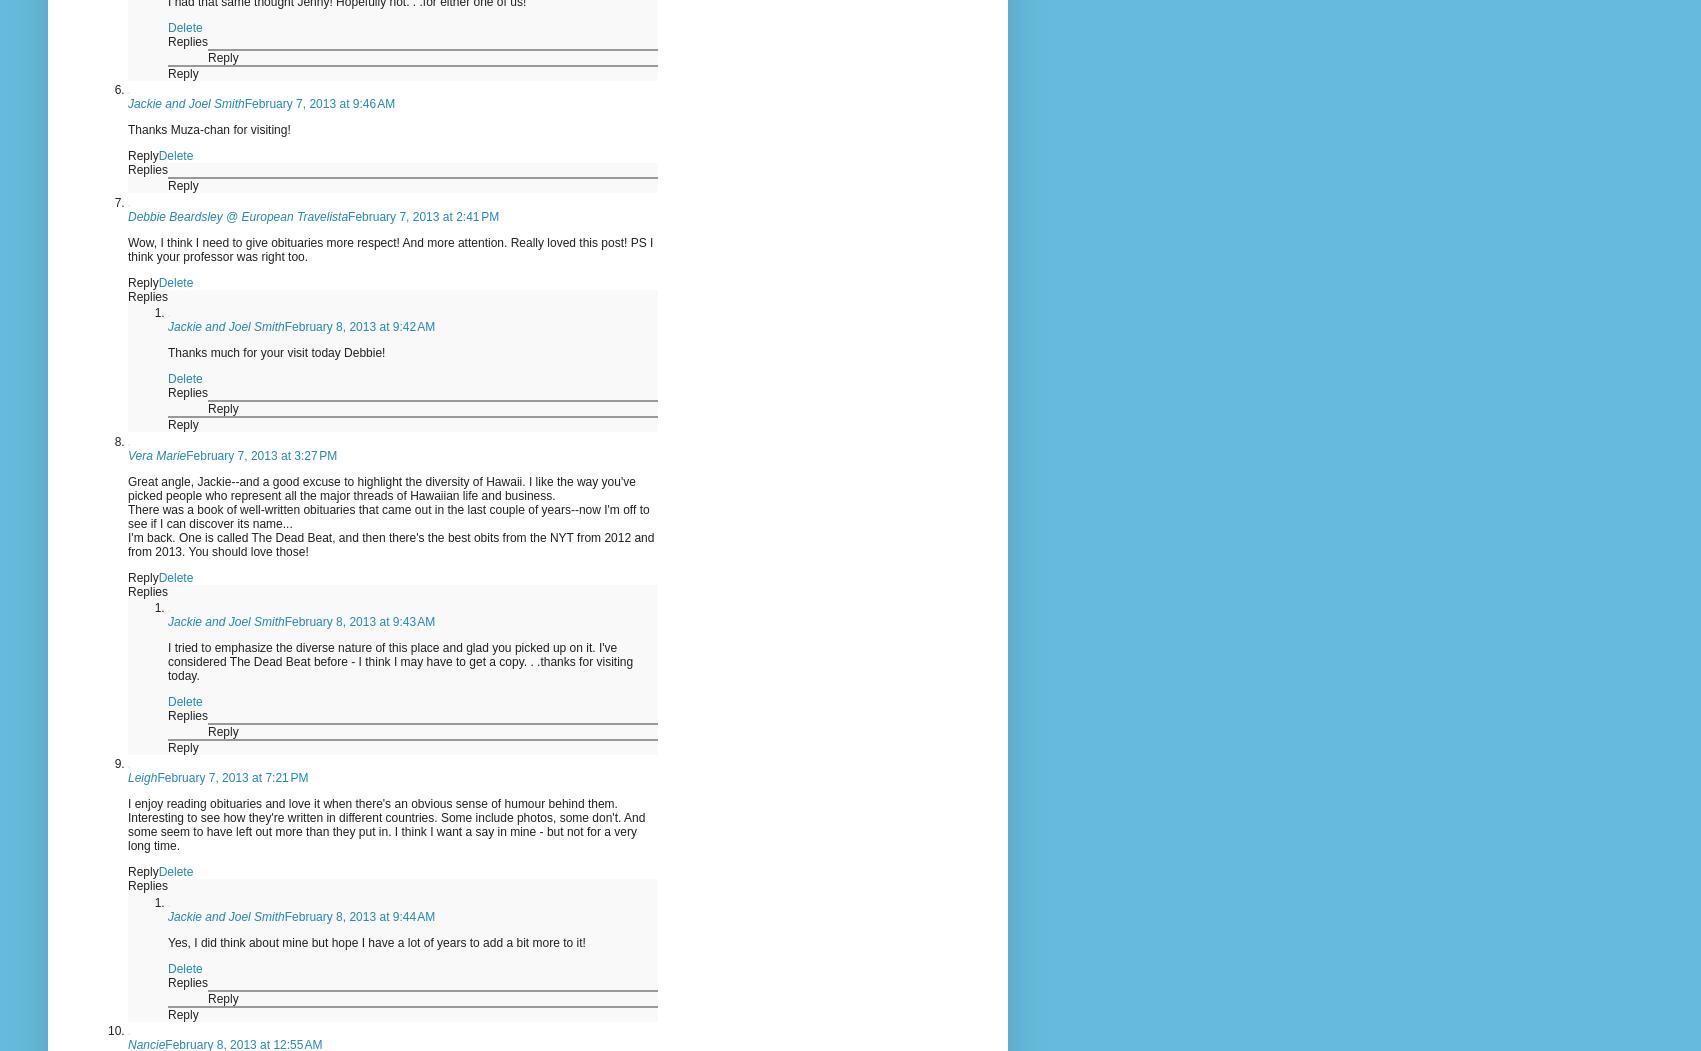 Image resolution: width=1701 pixels, height=1051 pixels. Describe the element at coordinates (156, 776) in the screenshot. I see `'February 7, 2013 at 7:21 PM'` at that location.